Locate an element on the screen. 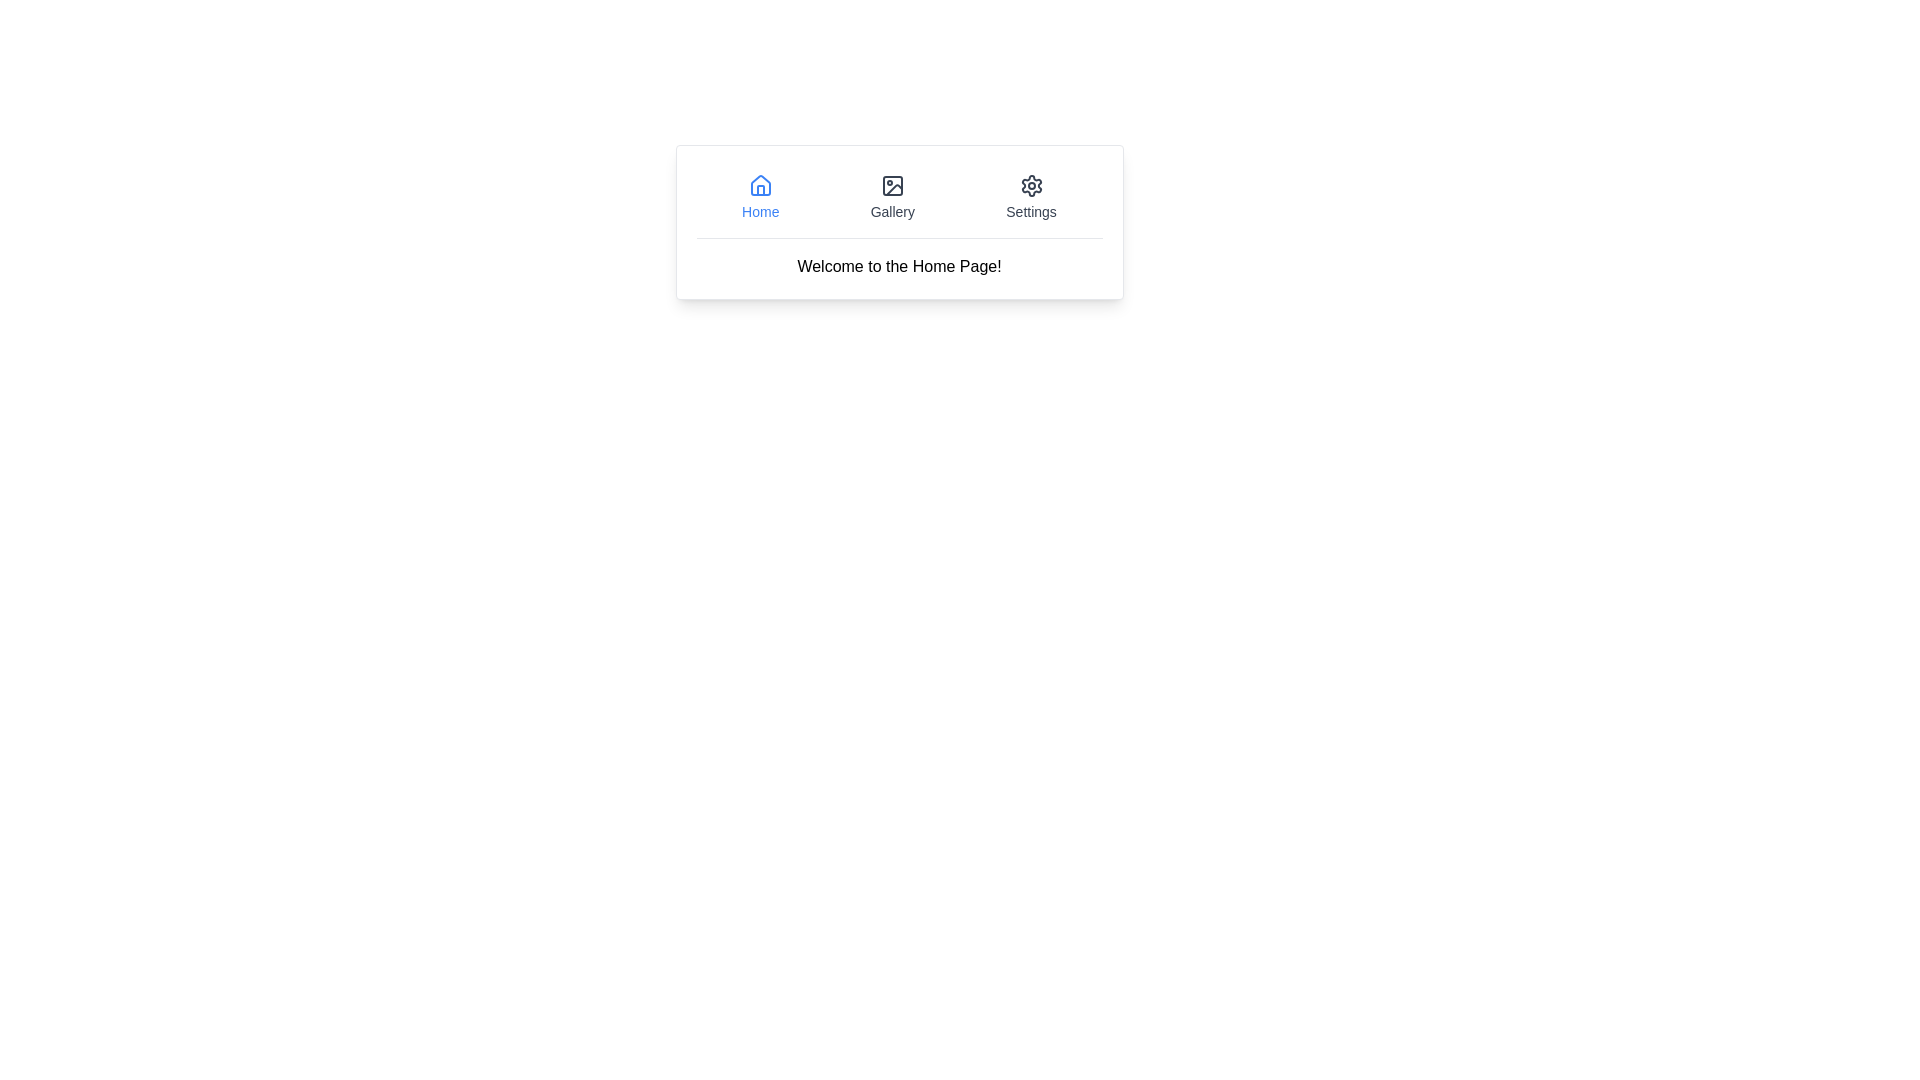 The width and height of the screenshot is (1920, 1080). the second button in the horizontal navigation bar is located at coordinates (891, 197).